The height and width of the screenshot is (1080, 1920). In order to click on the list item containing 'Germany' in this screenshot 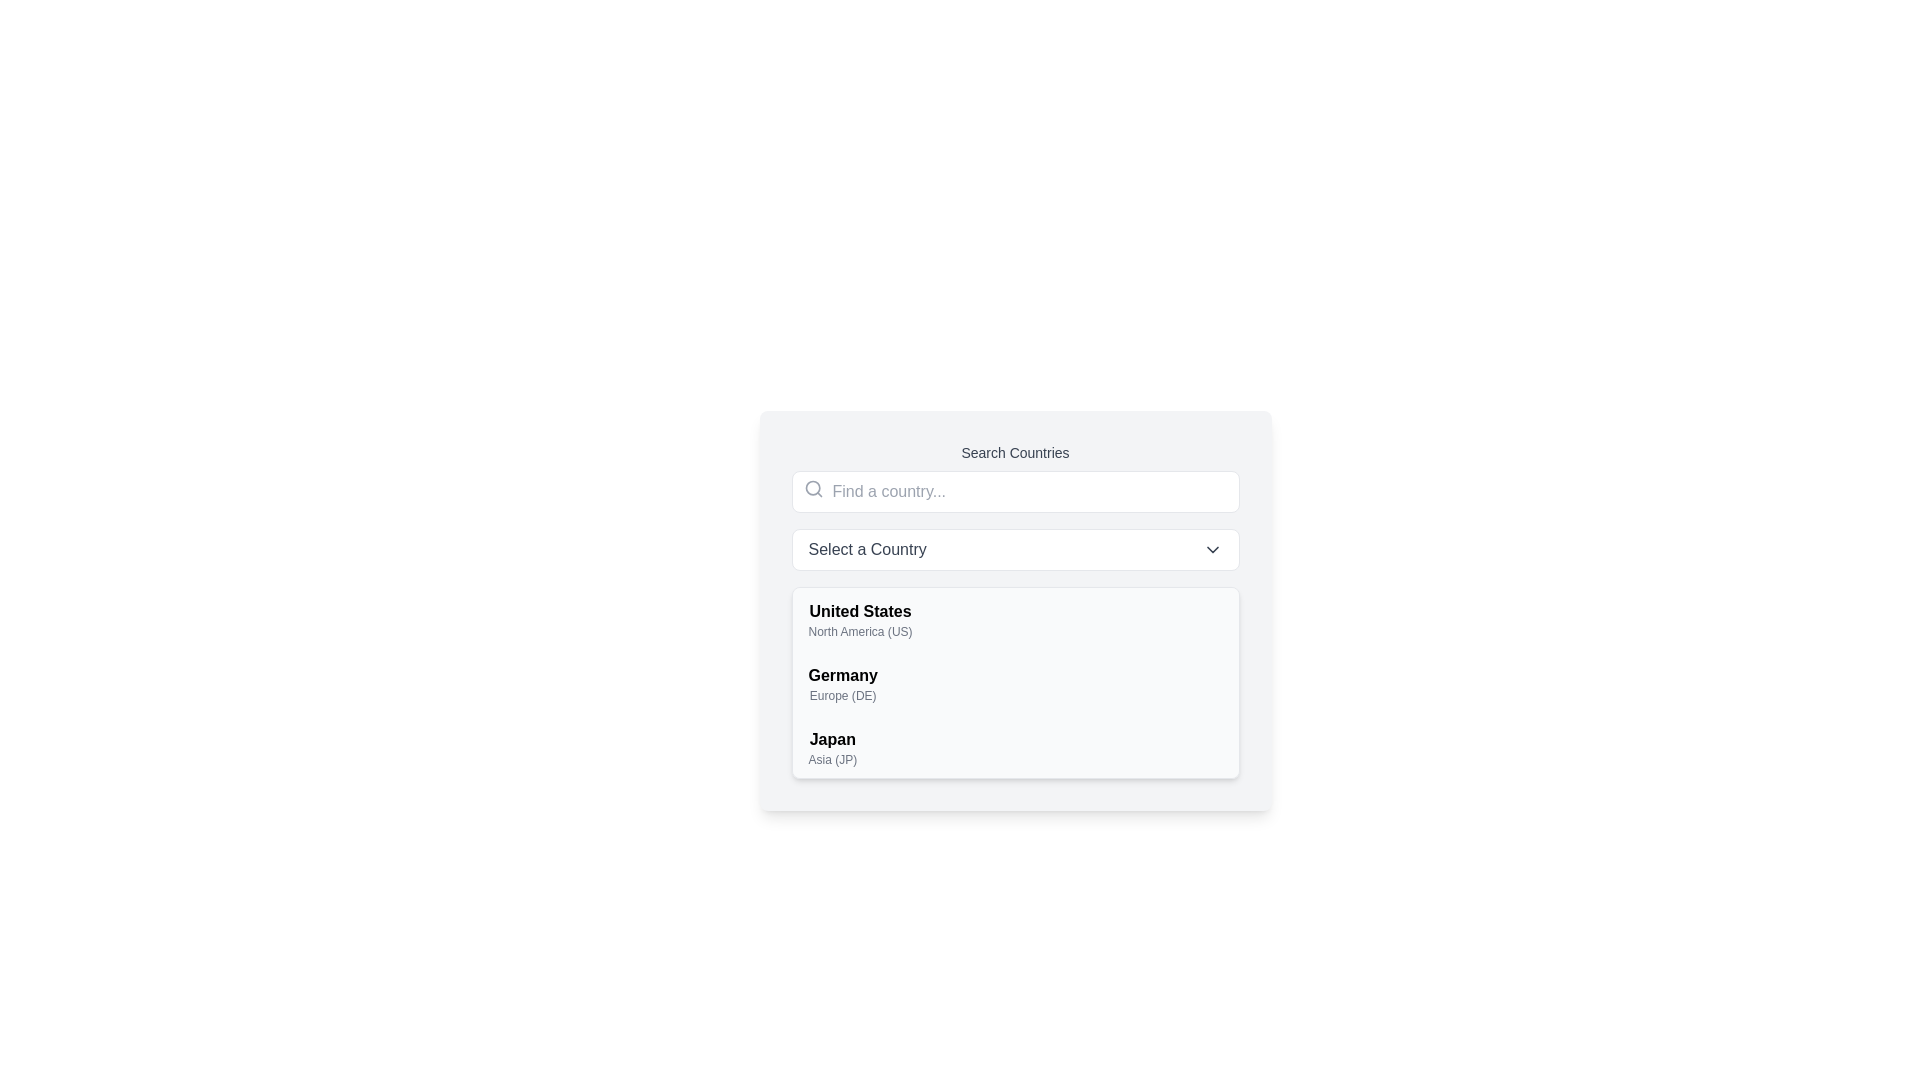, I will do `click(1015, 682)`.